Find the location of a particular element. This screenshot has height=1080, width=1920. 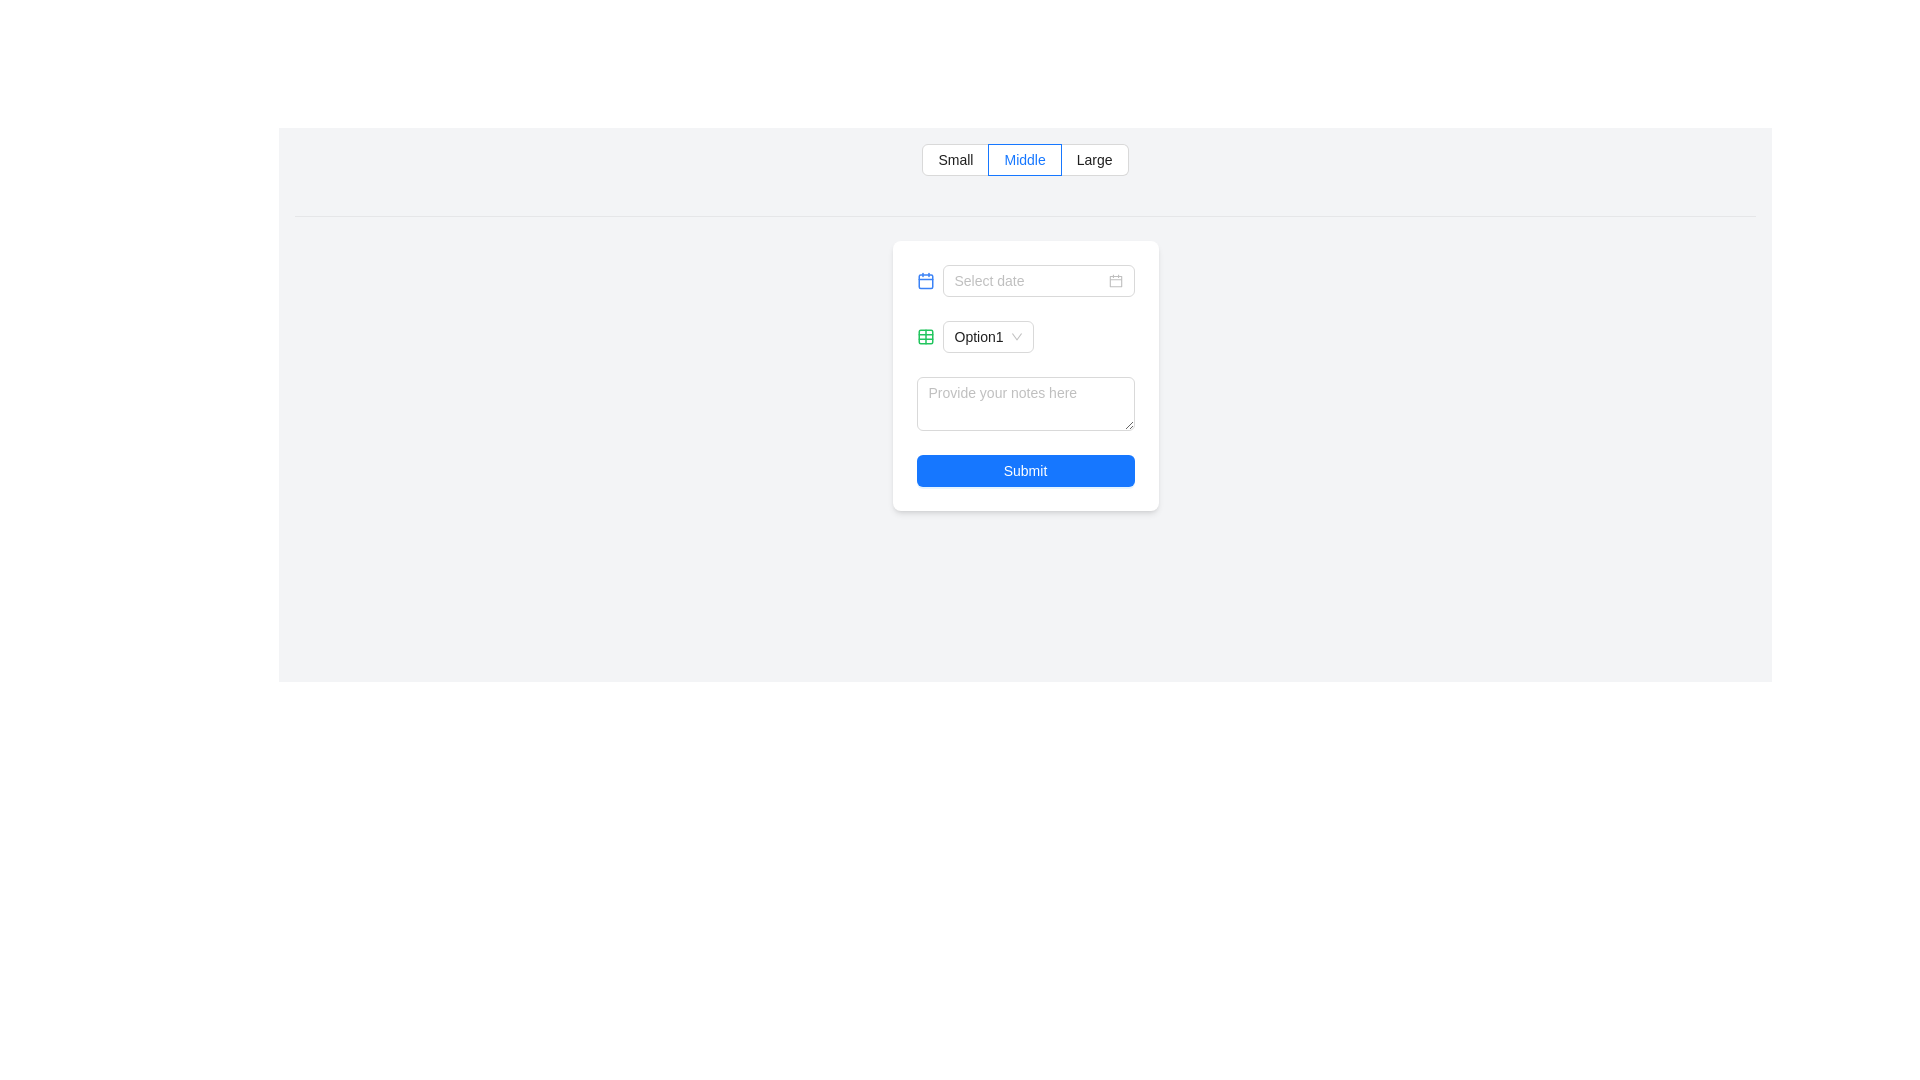

the text input field with a light gray border and rounded corners, which has the placeholder text 'Provide your notes here', to focus and type is located at coordinates (1025, 404).